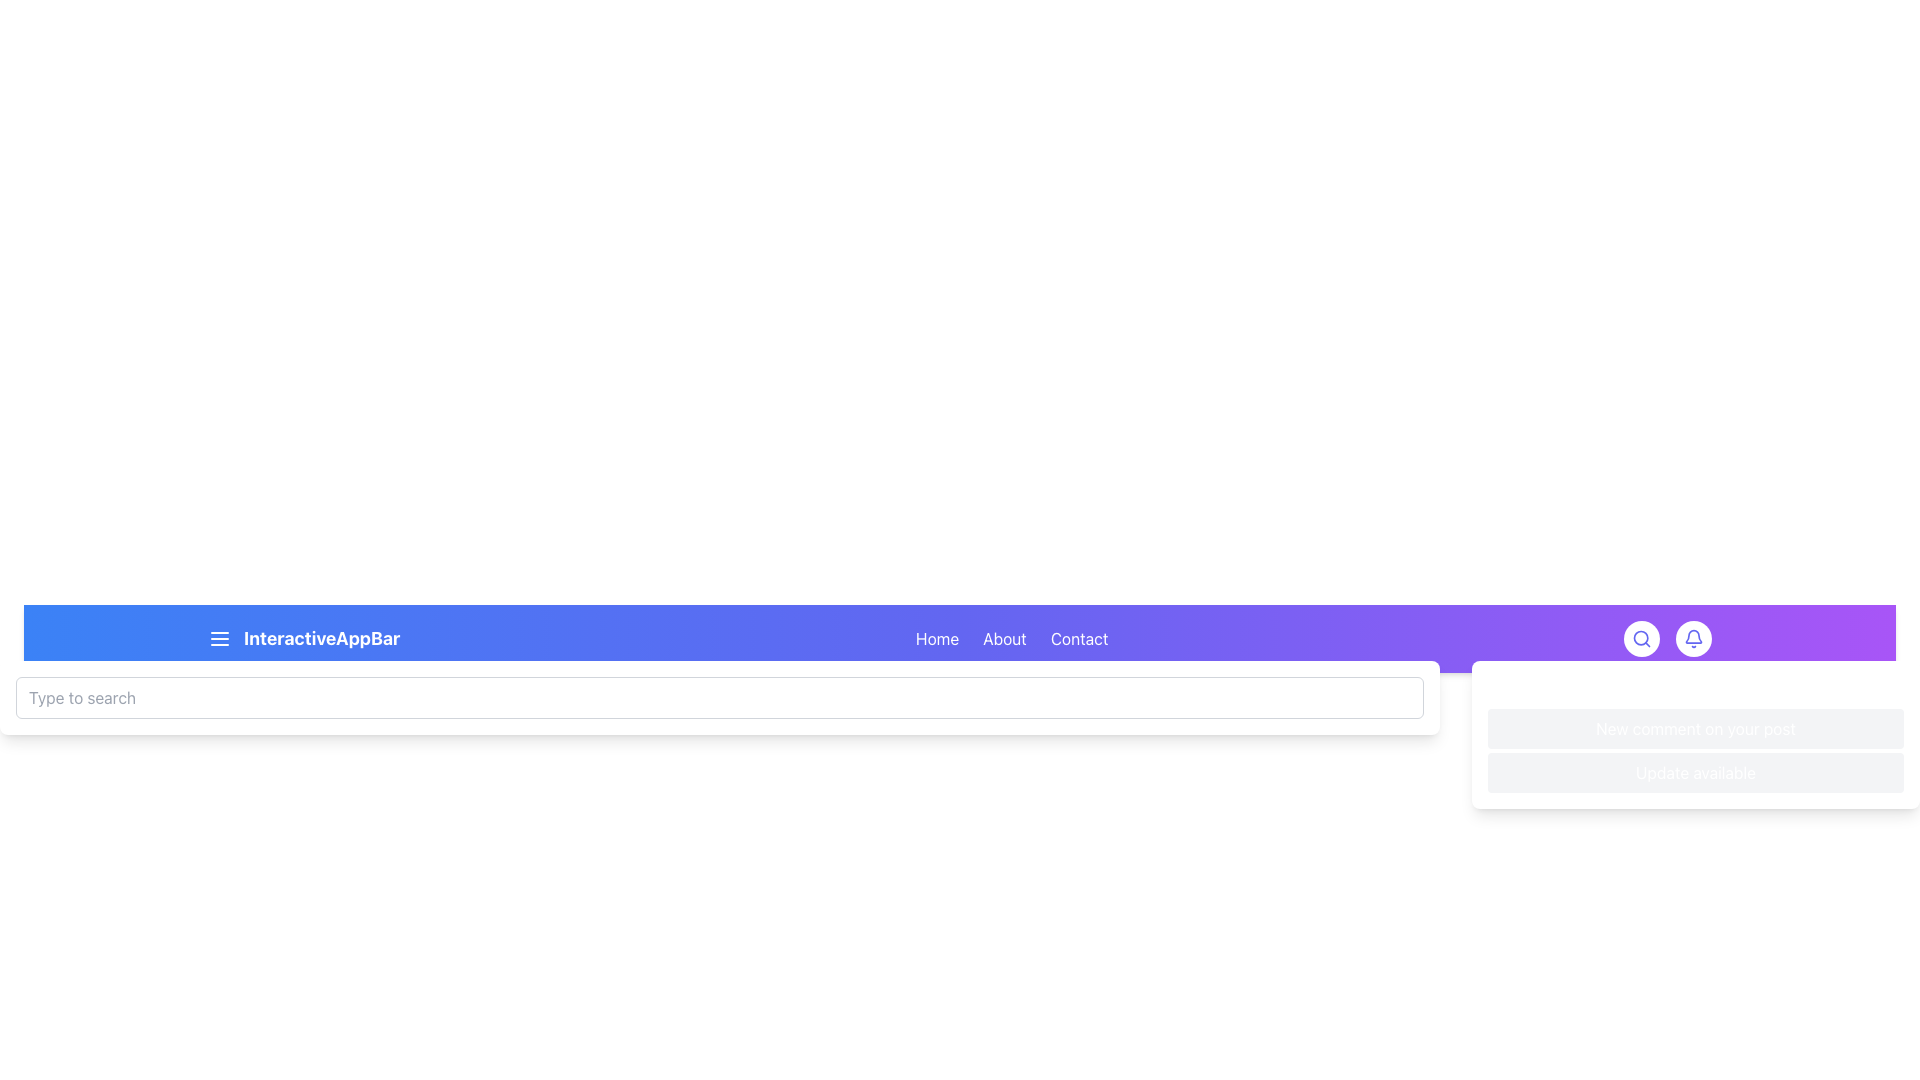 This screenshot has height=1080, width=1920. What do you see at coordinates (1004, 639) in the screenshot?
I see `the 'About' hyperlink in the blue navigation bar` at bounding box center [1004, 639].